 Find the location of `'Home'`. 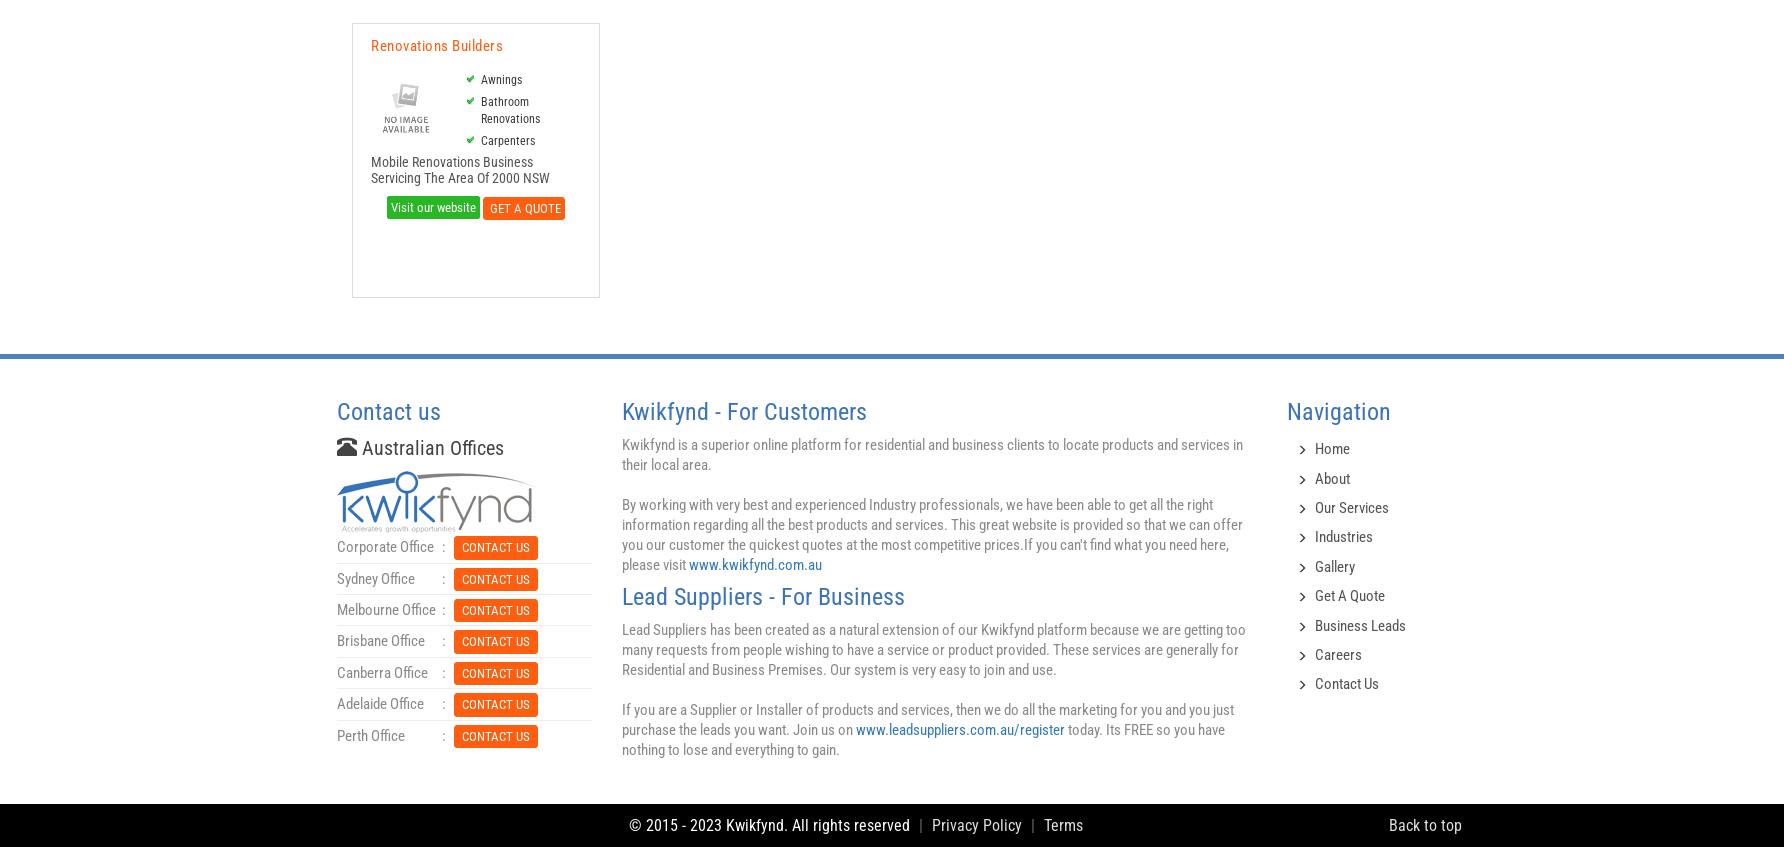

'Home' is located at coordinates (1313, 448).